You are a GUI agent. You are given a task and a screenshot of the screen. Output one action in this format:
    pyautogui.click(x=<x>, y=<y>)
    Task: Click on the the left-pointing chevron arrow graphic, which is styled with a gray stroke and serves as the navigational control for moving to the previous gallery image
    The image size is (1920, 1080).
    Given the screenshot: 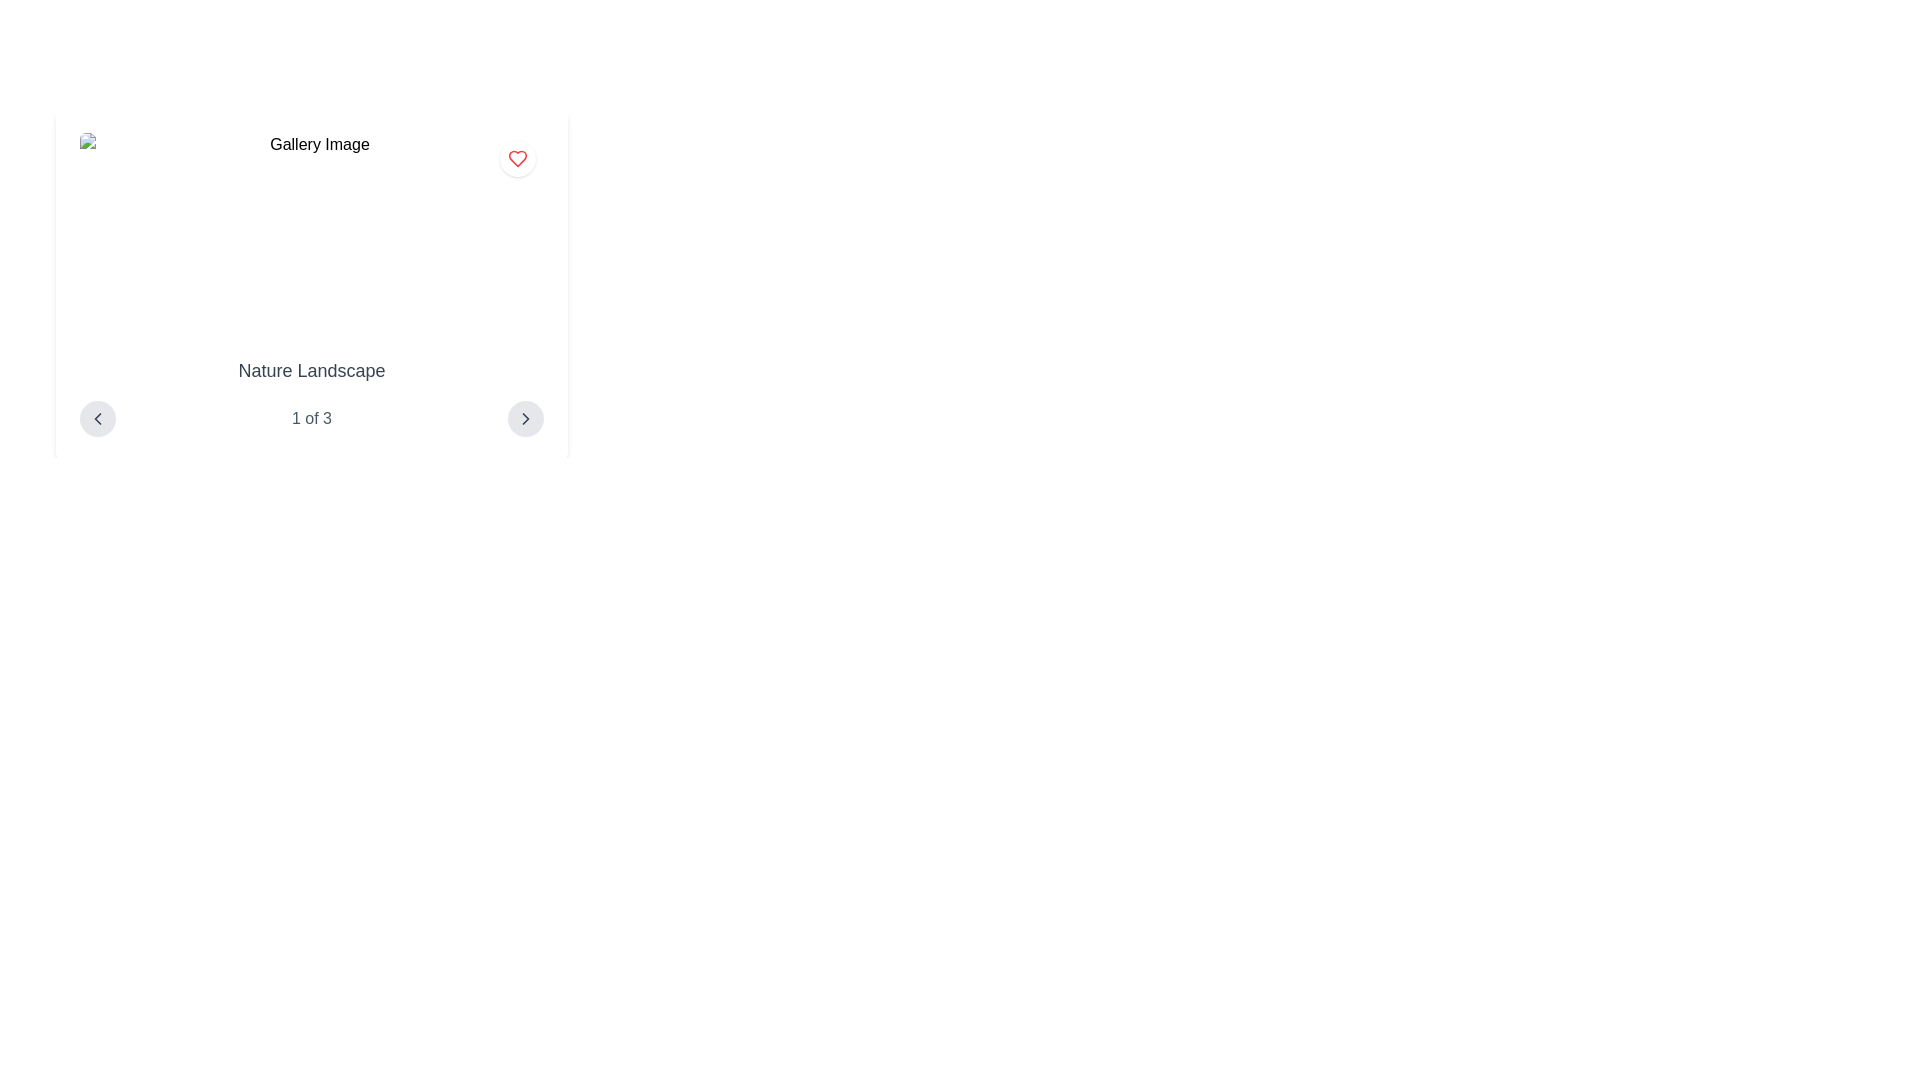 What is the action you would take?
    pyautogui.click(x=96, y=418)
    